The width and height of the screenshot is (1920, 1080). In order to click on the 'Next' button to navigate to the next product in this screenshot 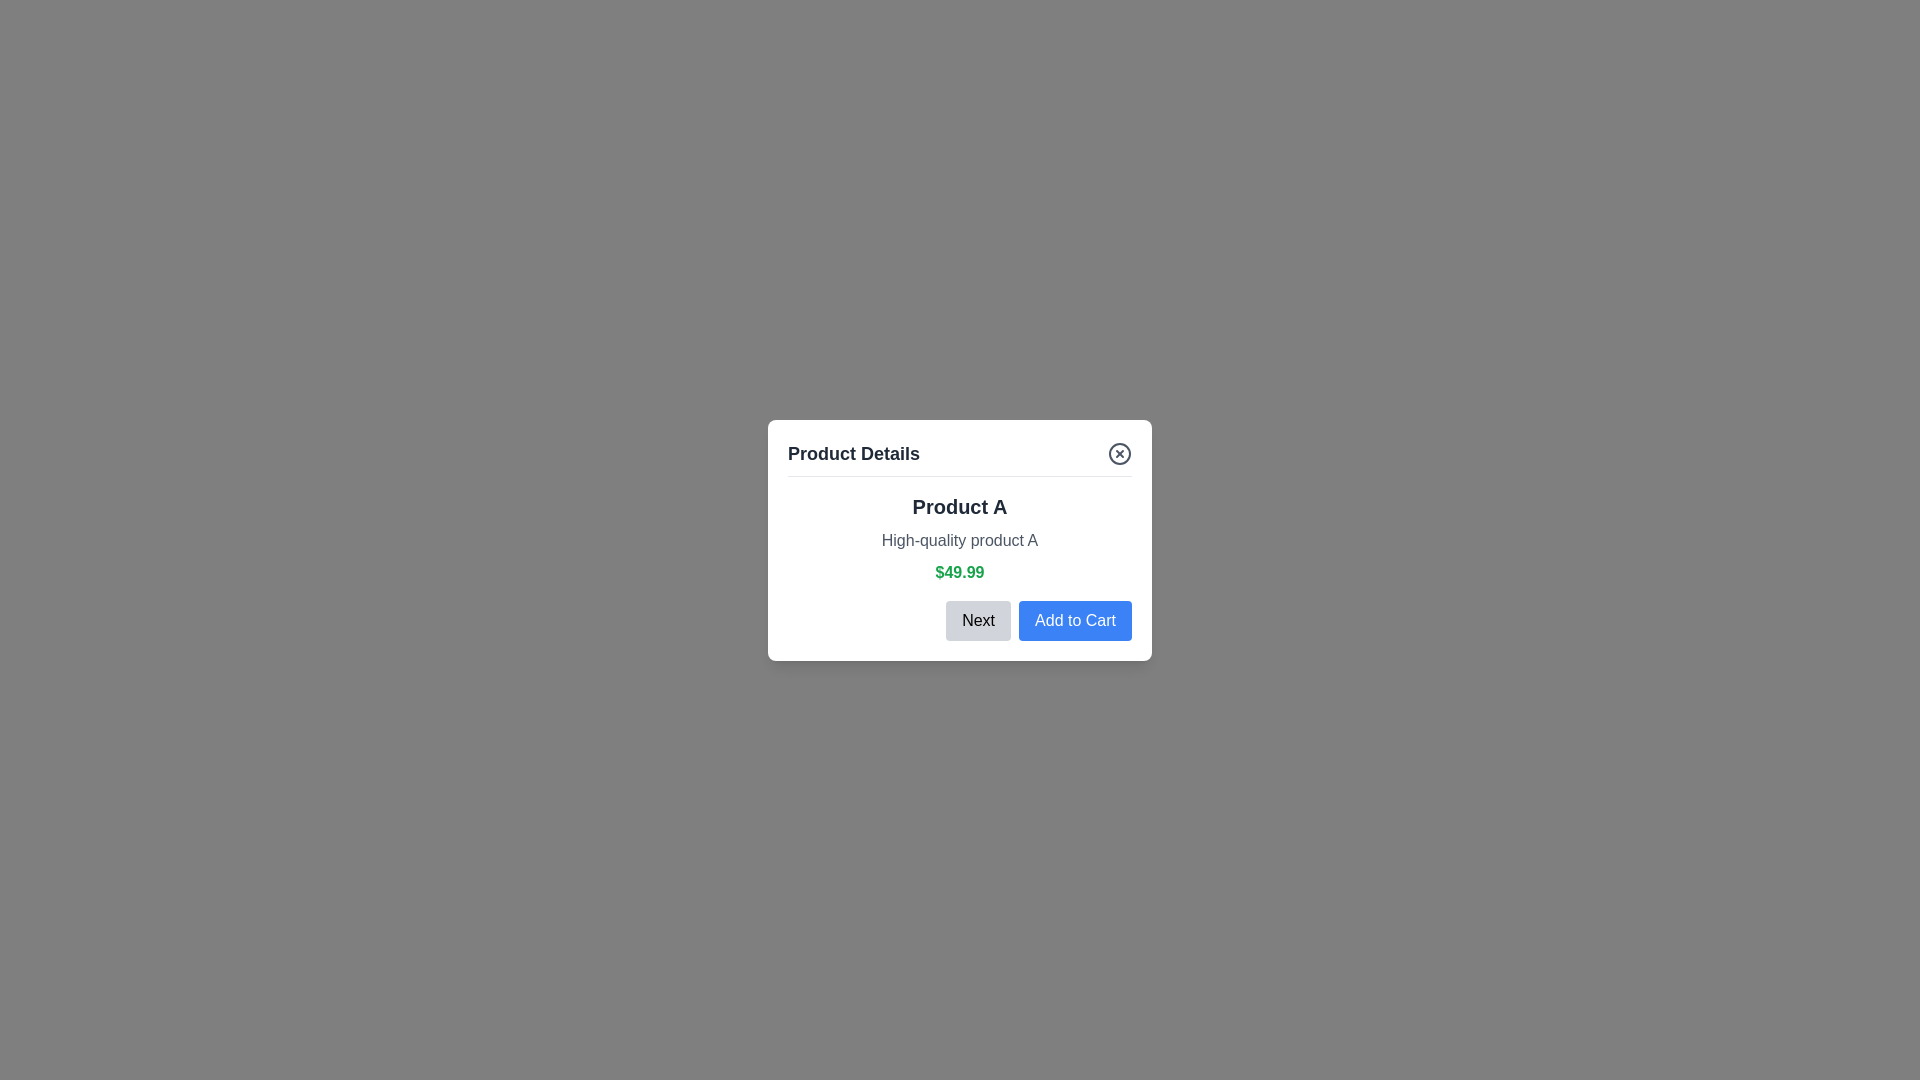, I will do `click(978, 619)`.